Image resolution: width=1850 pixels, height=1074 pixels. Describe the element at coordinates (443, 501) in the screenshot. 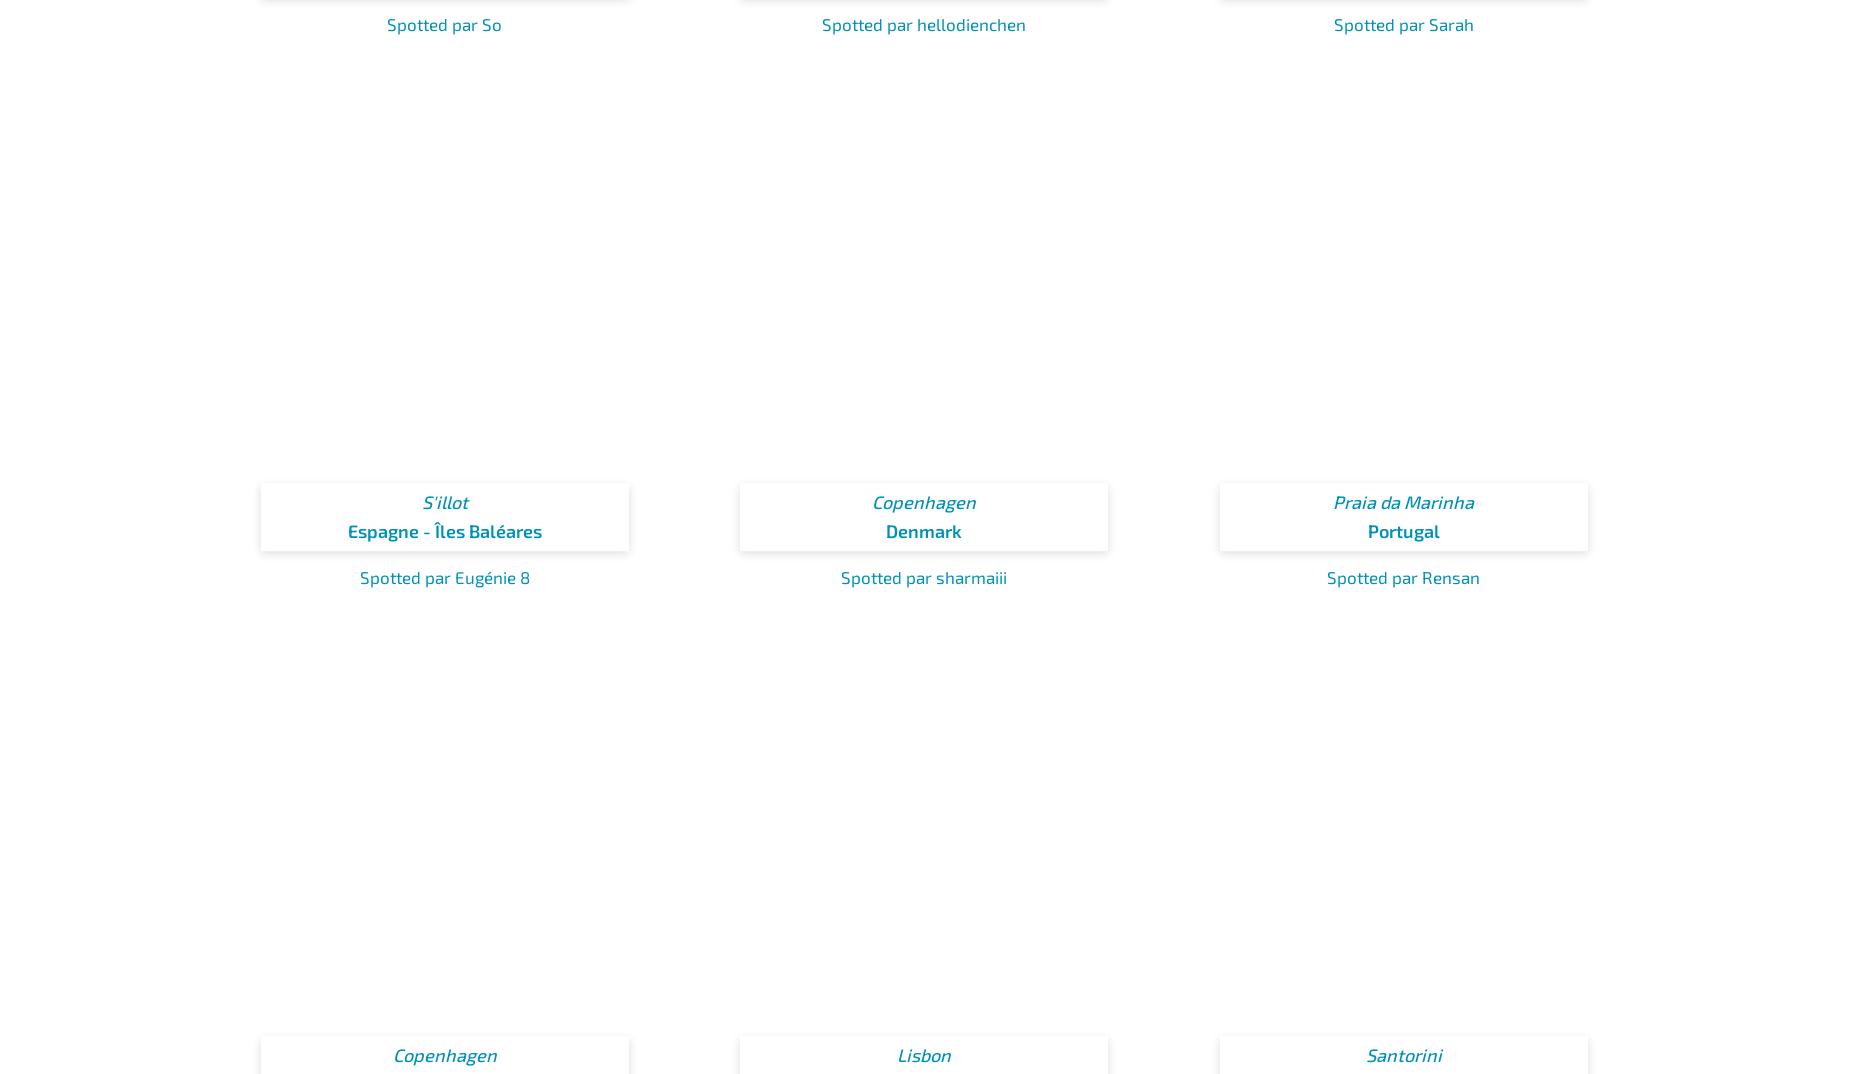

I see `'S'illot'` at that location.